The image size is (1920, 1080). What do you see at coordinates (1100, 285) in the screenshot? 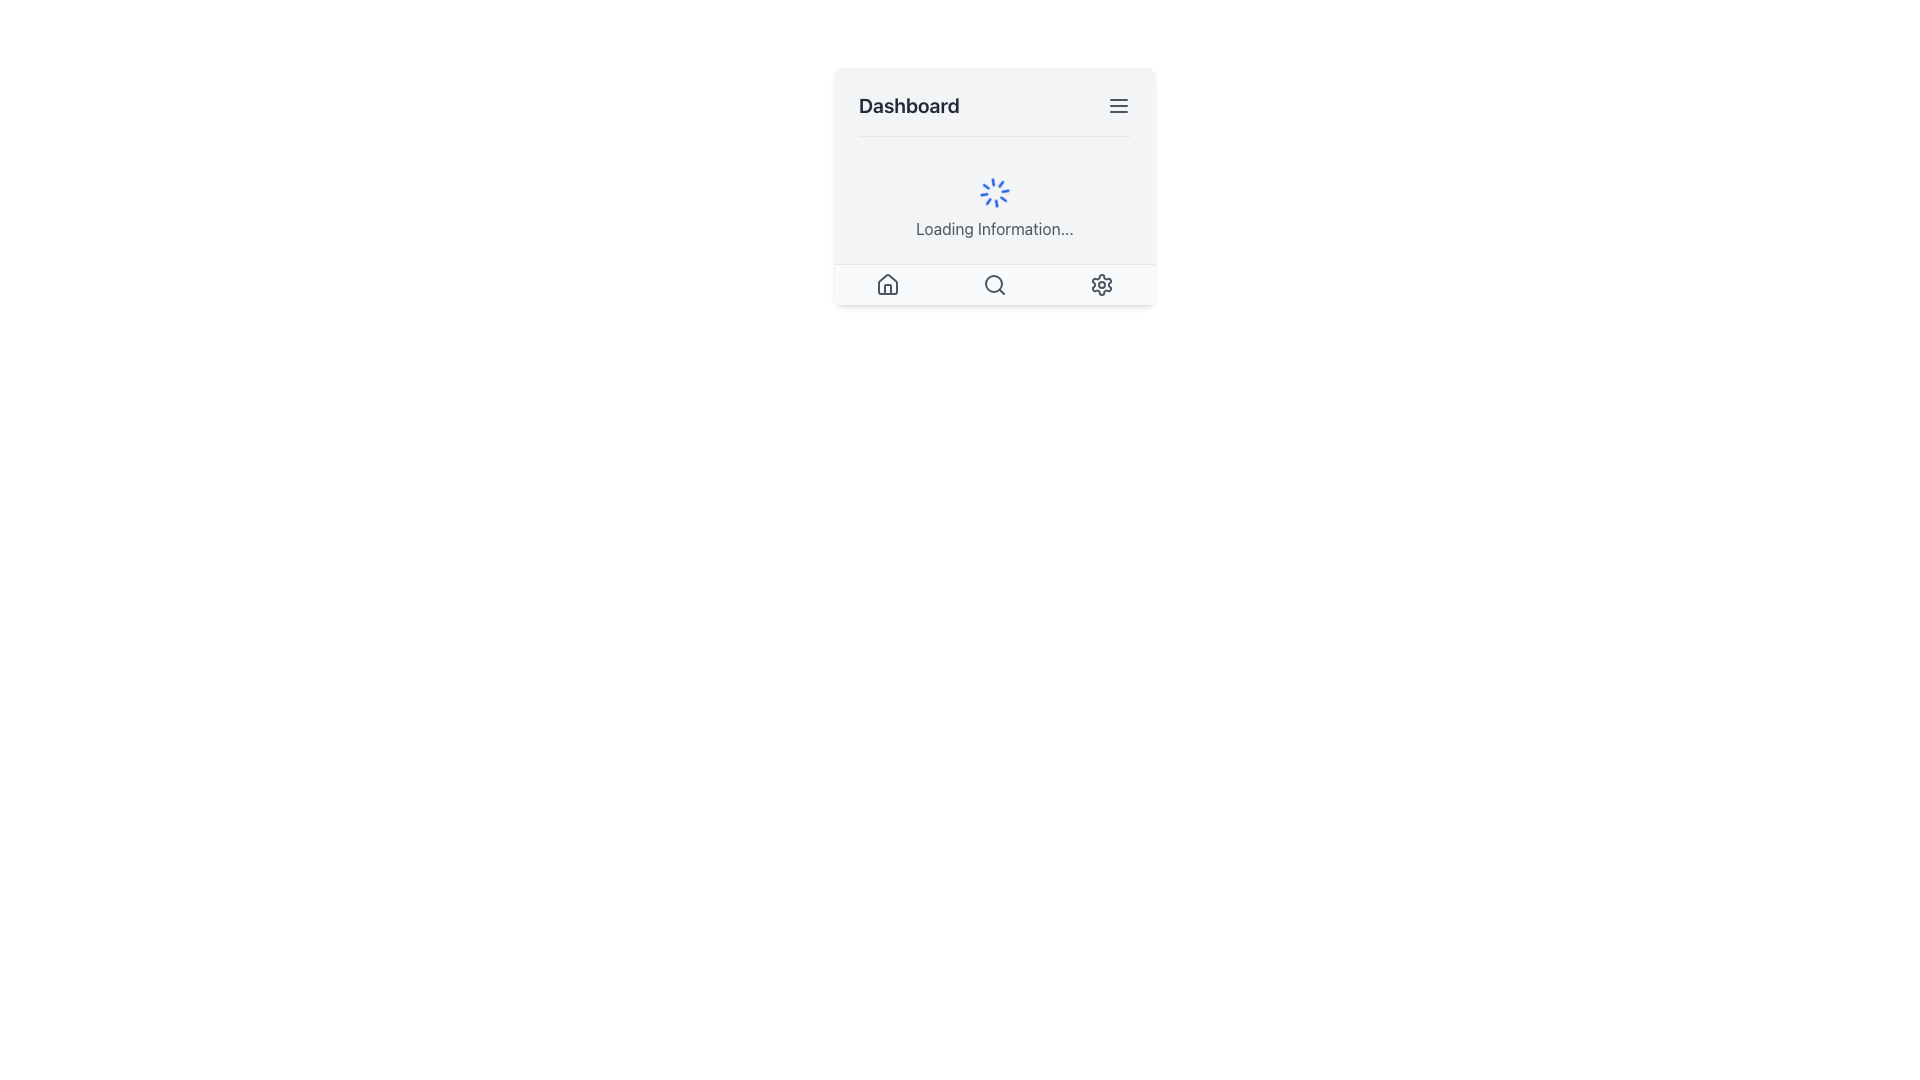
I see `the settings icon located on the far-right side of the navigation bar at the bottom of the card-like section` at bounding box center [1100, 285].